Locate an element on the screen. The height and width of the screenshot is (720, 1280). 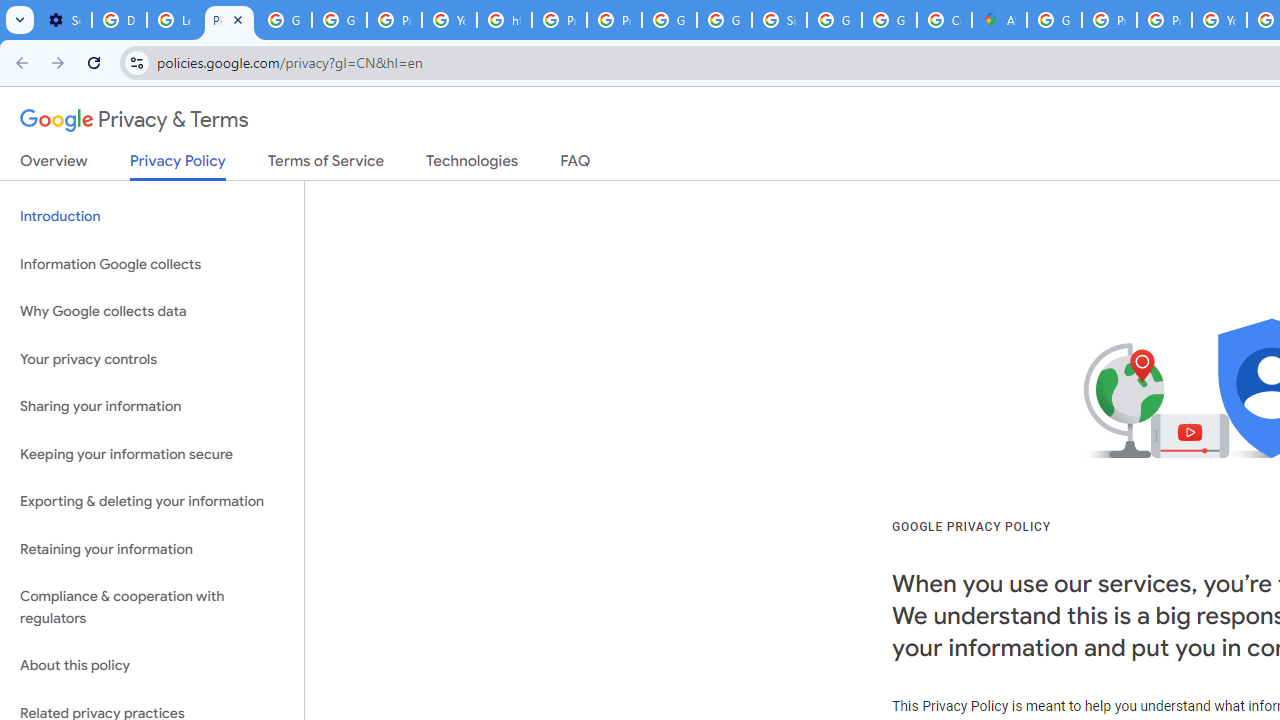
'About this policy' is located at coordinates (151, 666).